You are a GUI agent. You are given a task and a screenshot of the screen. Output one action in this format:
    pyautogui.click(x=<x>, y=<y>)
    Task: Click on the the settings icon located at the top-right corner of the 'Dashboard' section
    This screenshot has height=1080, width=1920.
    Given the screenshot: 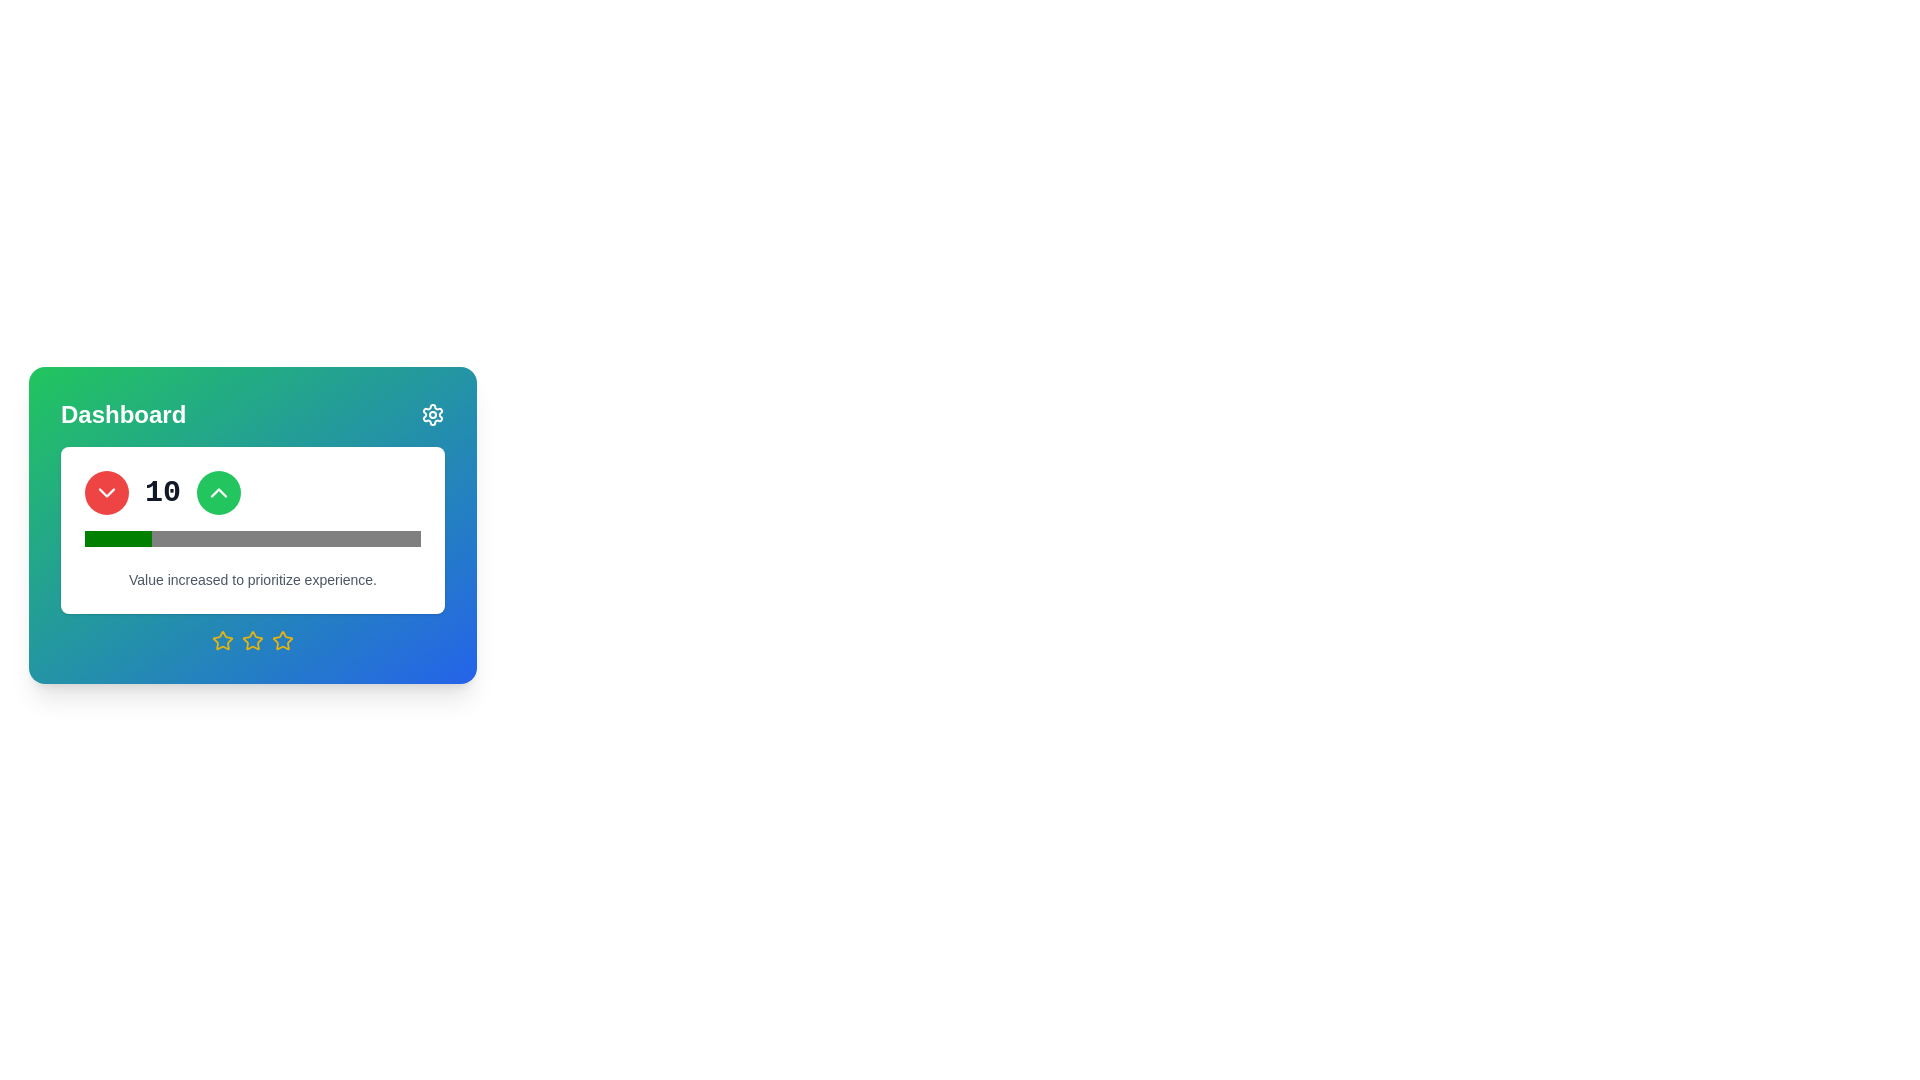 What is the action you would take?
    pyautogui.click(x=431, y=414)
    